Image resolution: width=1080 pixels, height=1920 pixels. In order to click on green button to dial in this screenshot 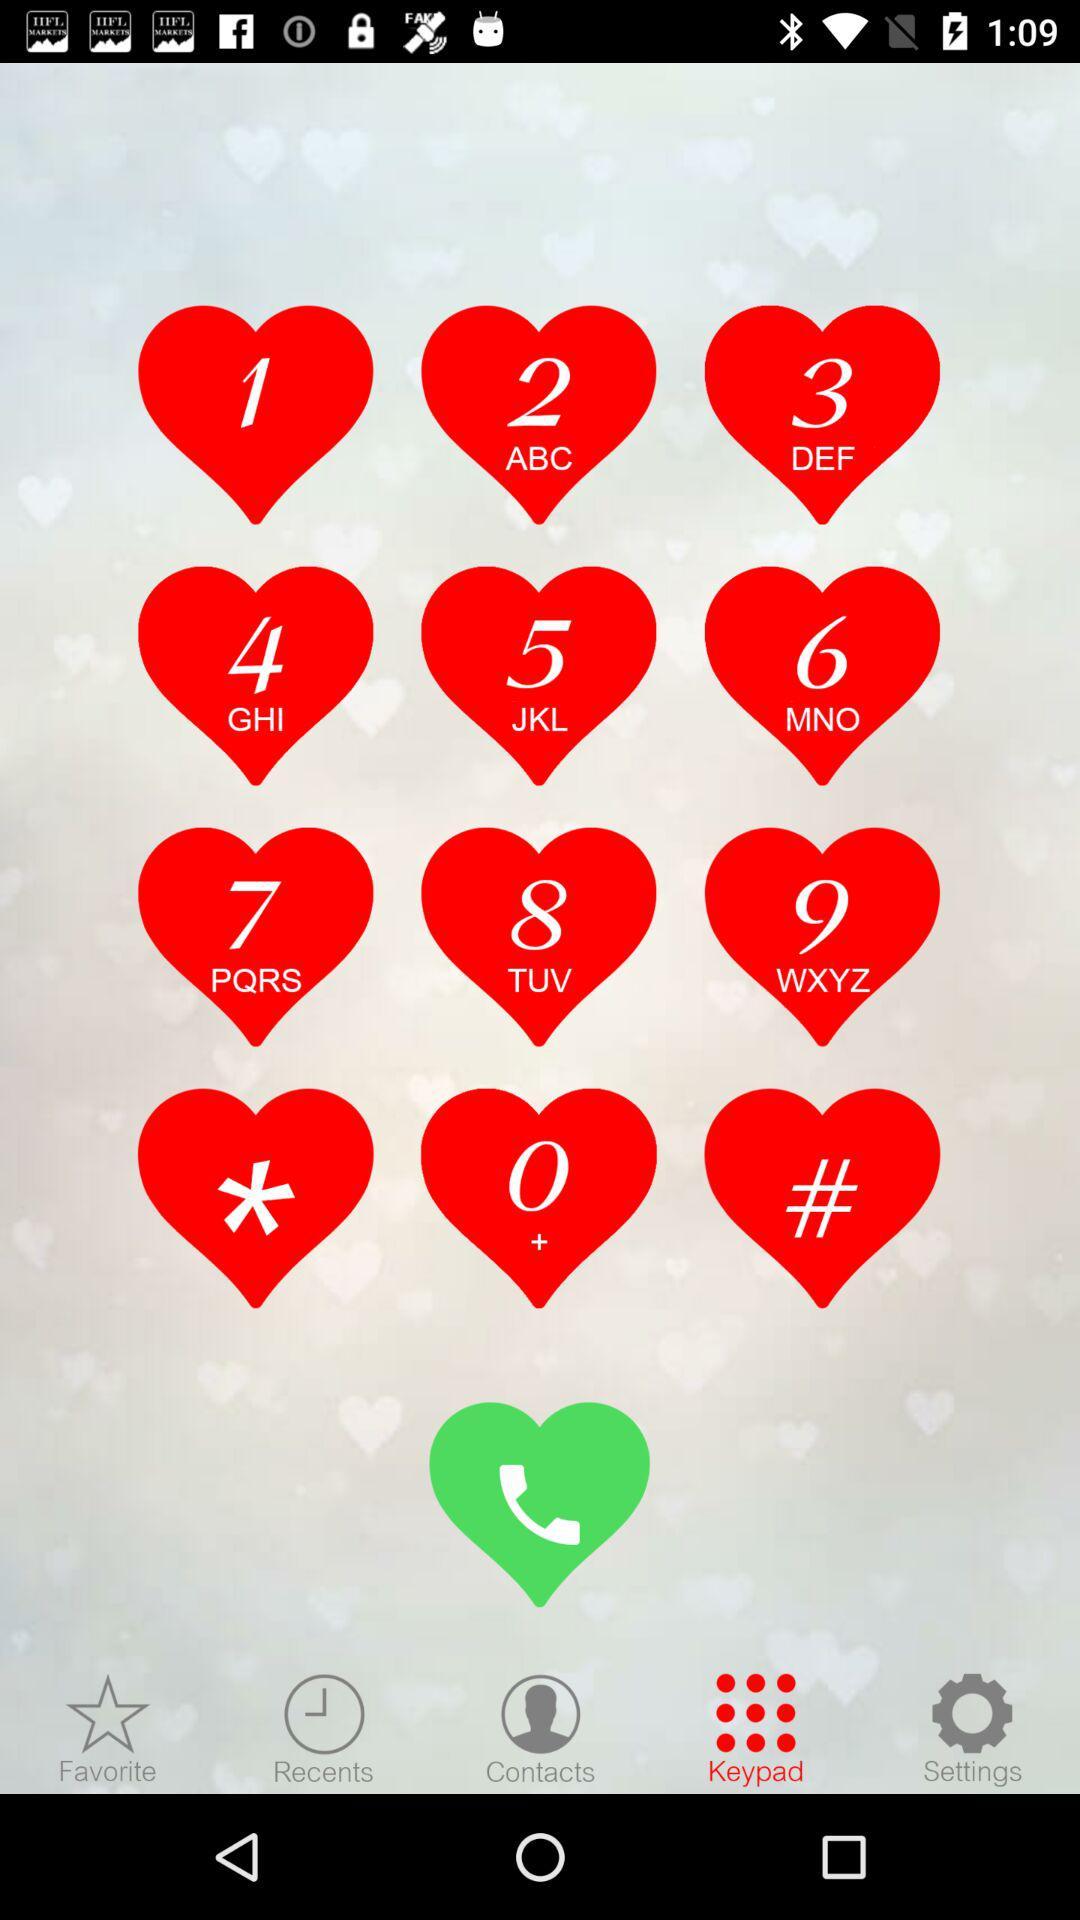, I will do `click(540, 1504)`.